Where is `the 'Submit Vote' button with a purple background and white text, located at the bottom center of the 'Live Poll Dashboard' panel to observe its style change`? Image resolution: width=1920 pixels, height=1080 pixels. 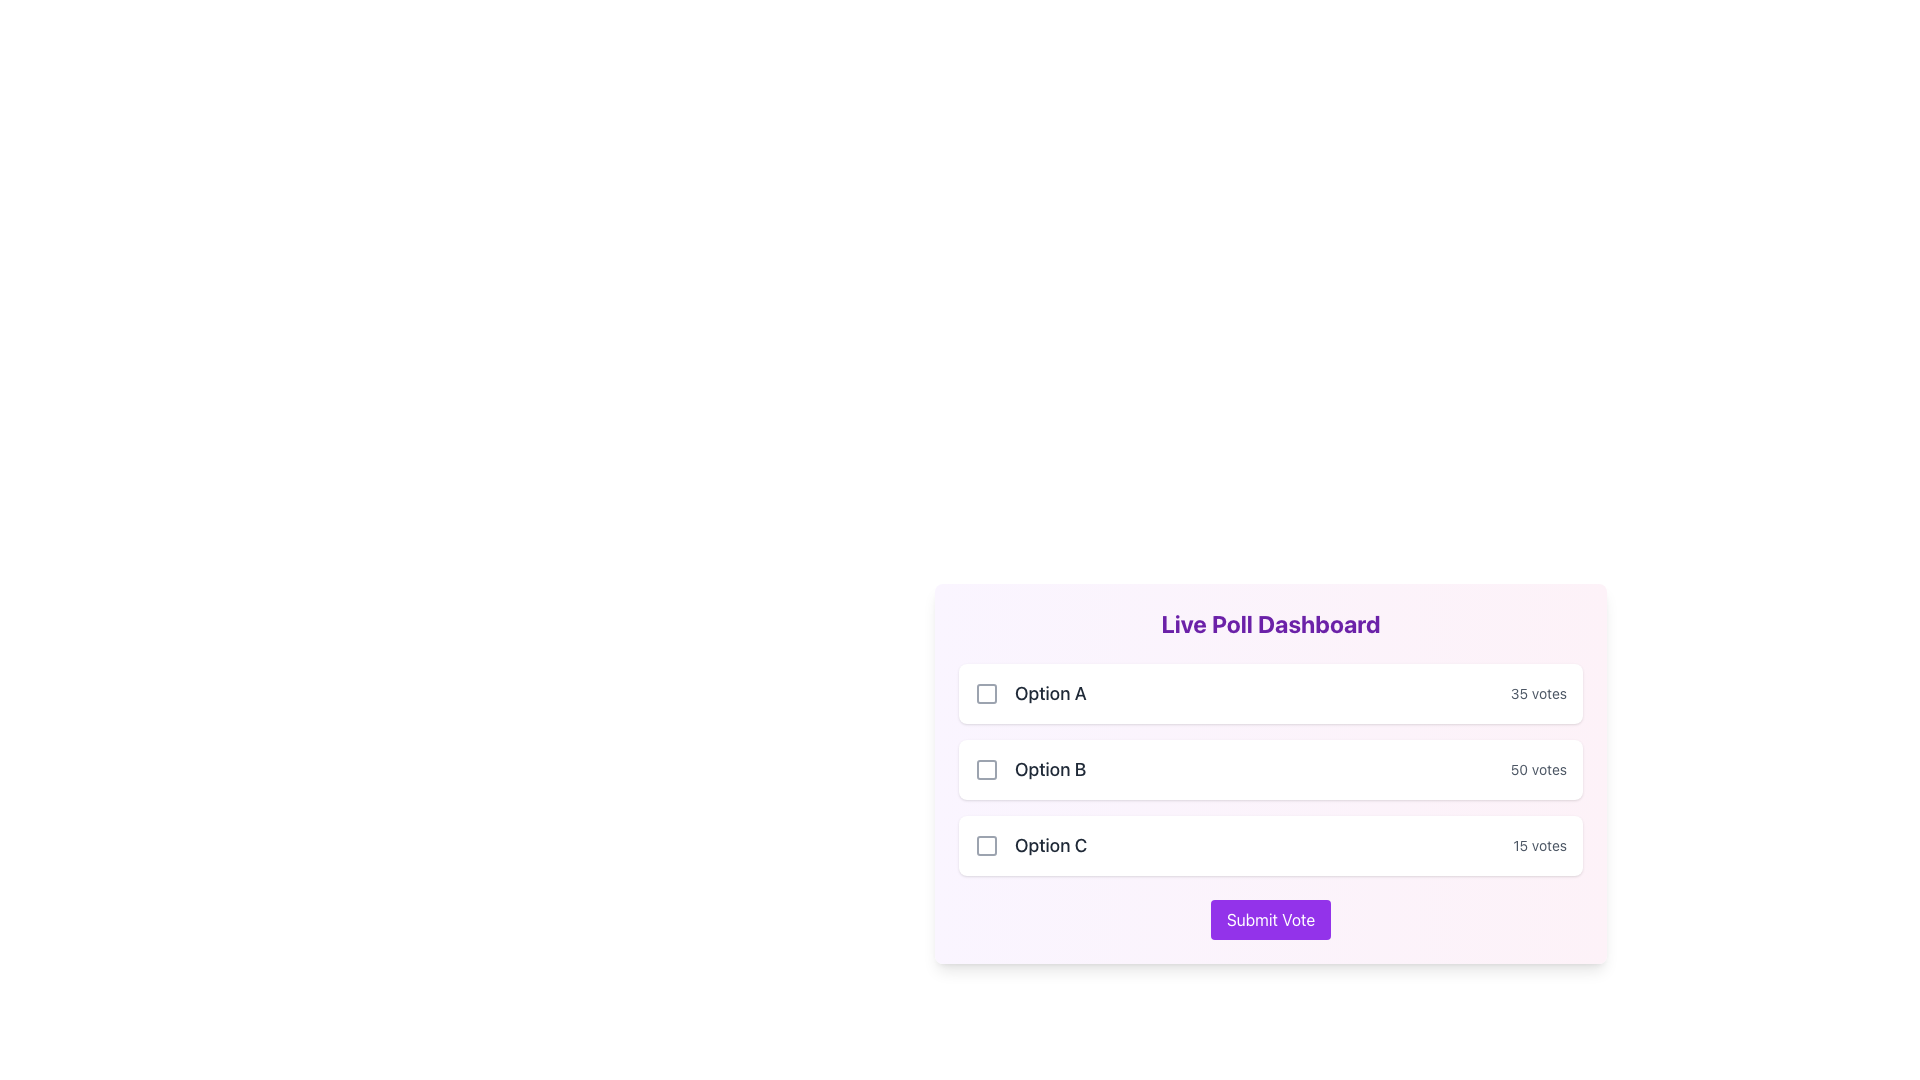
the 'Submit Vote' button with a purple background and white text, located at the bottom center of the 'Live Poll Dashboard' panel to observe its style change is located at coordinates (1270, 920).